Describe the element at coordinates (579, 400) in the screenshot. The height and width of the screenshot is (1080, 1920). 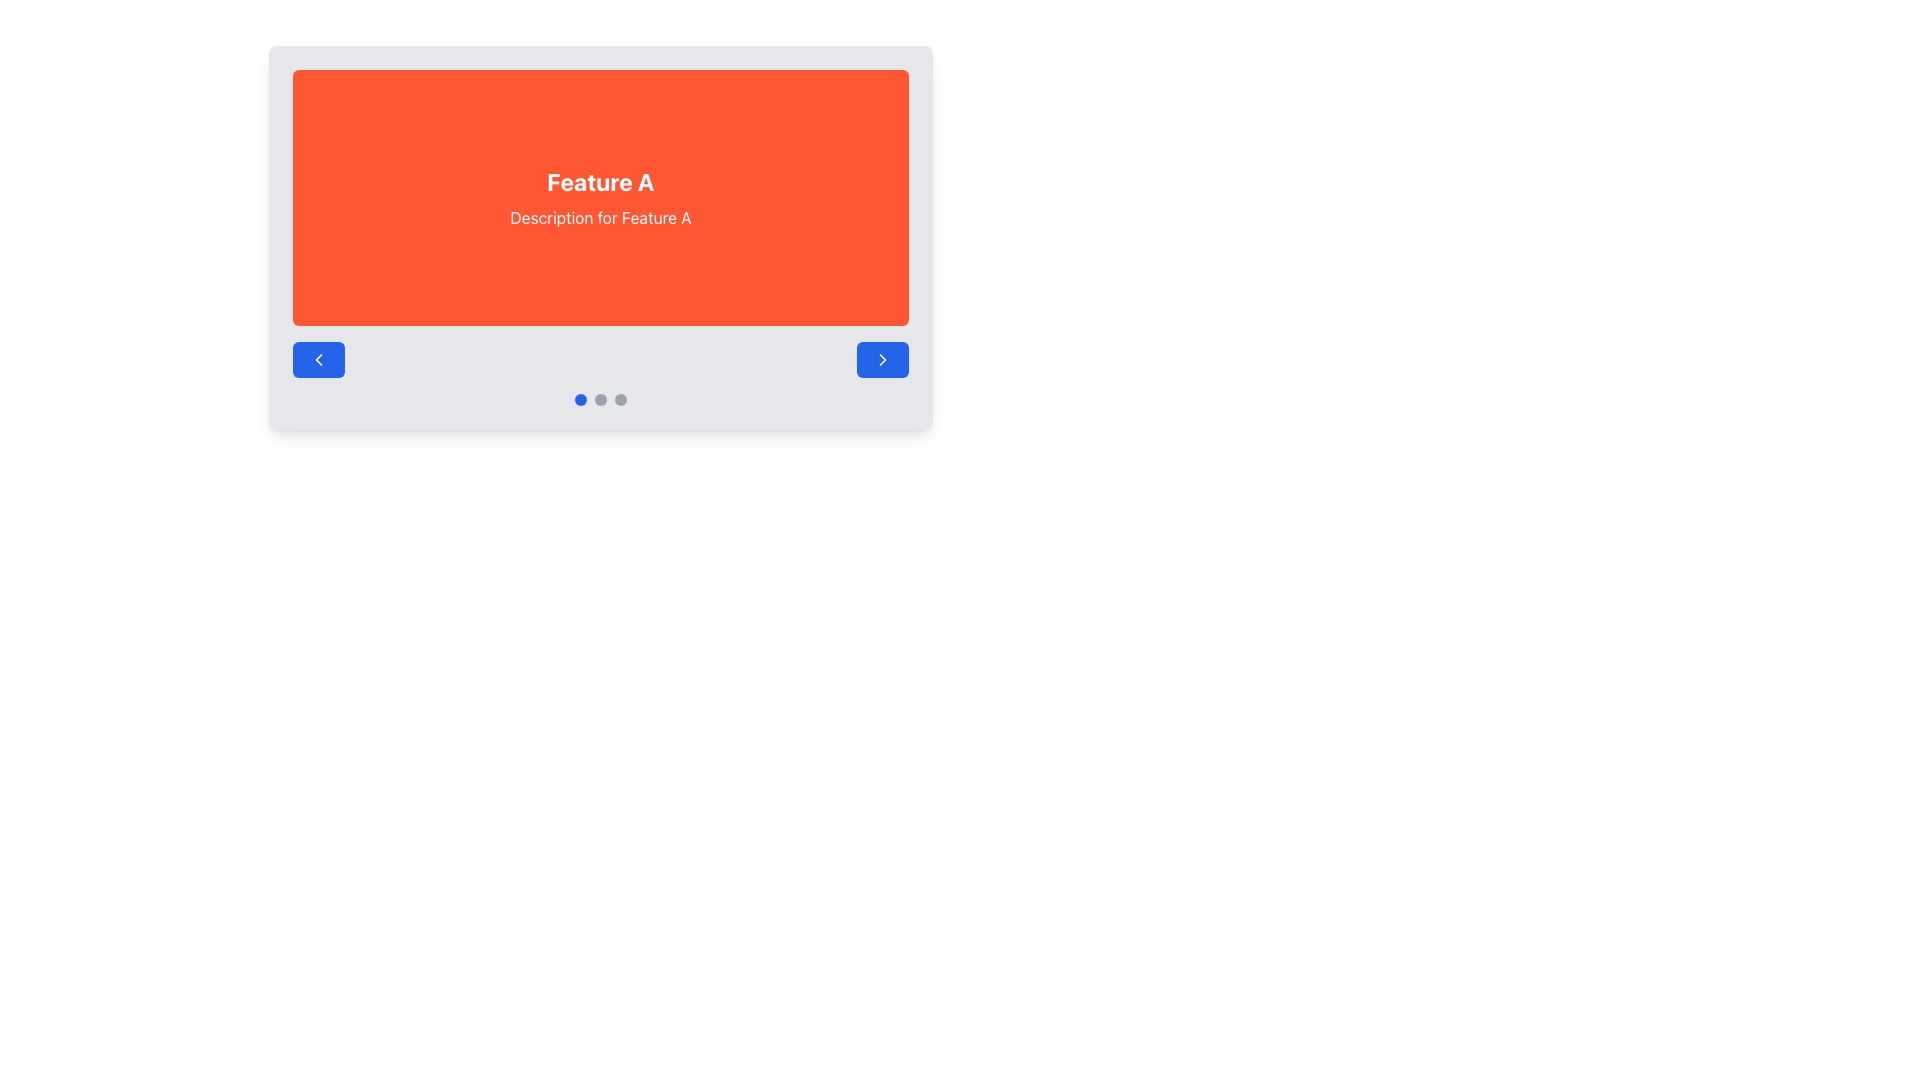
I see `the leftmost blue Indicator Dot among the trio of circular navigation indicators at the center bottom of the card-like interface to change the active page` at that location.